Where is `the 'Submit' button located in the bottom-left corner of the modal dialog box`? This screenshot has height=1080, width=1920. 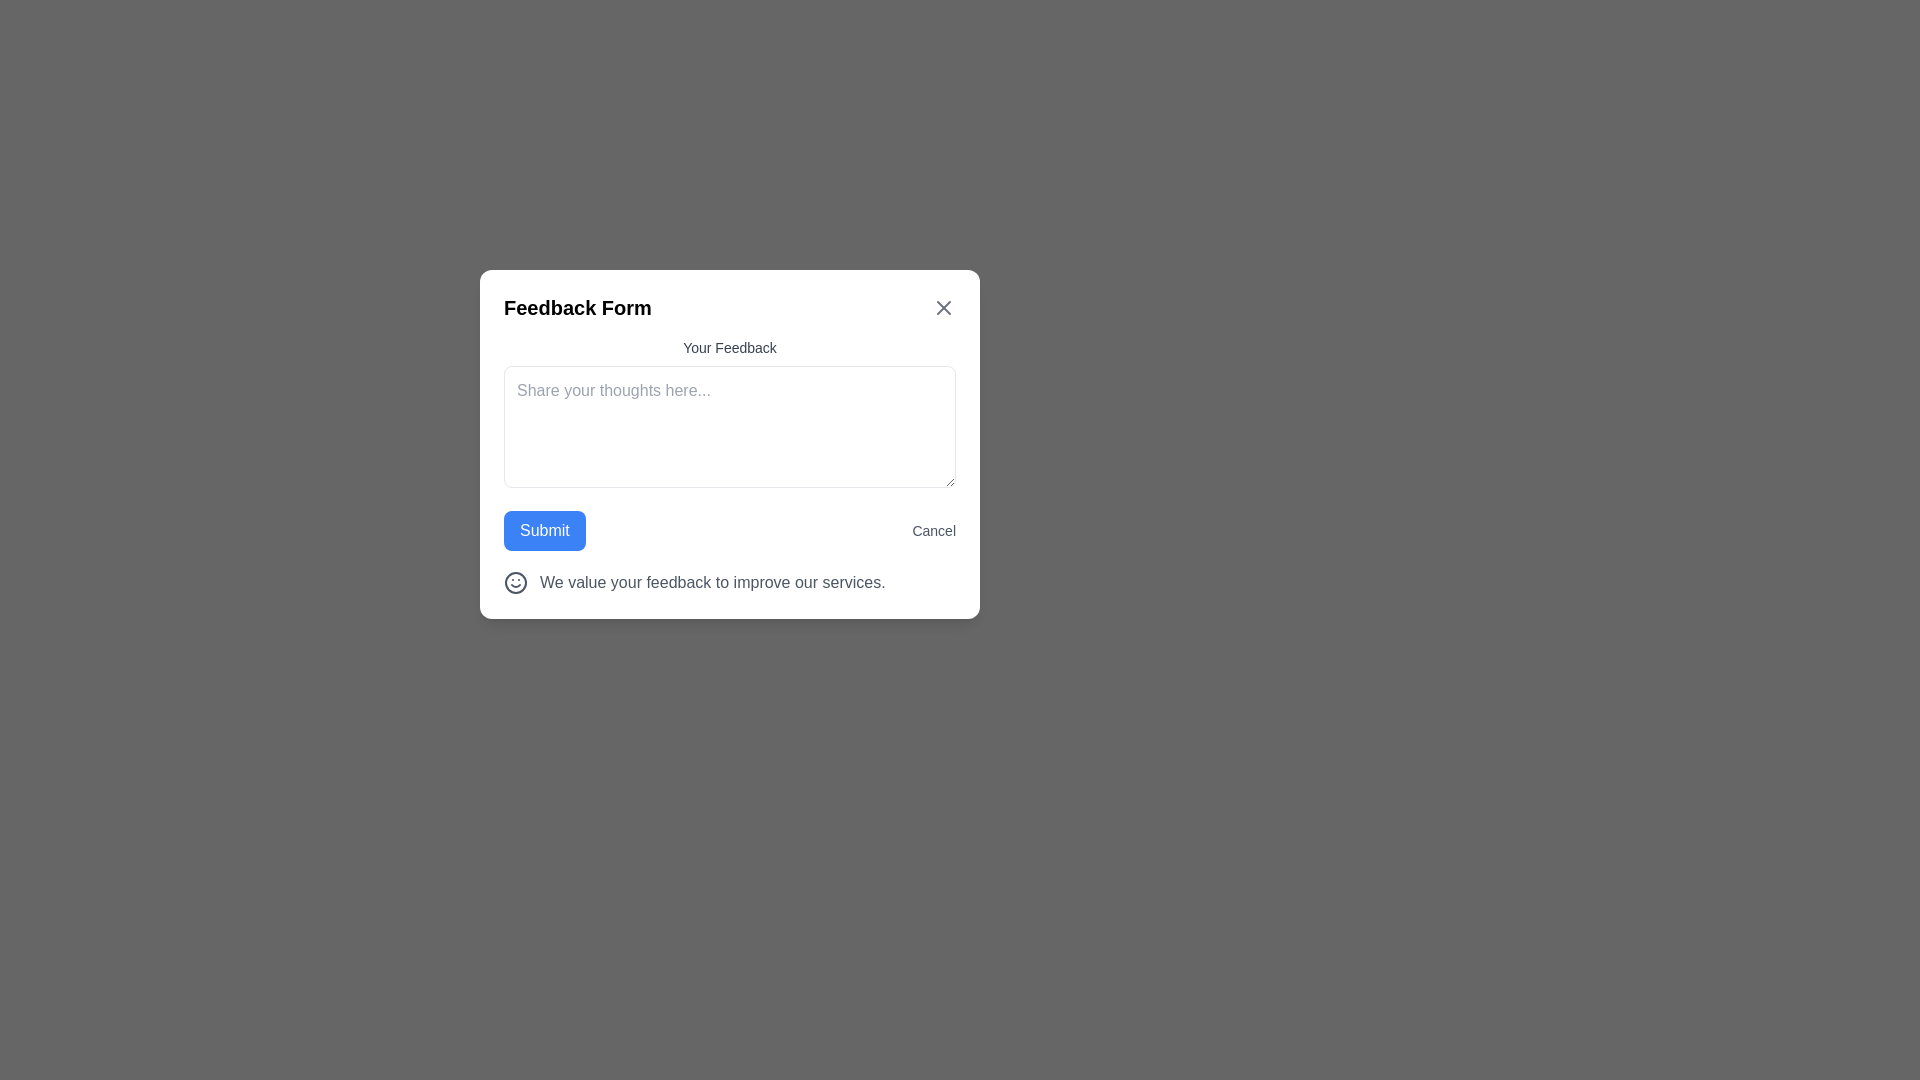
the 'Submit' button located in the bottom-left corner of the modal dialog box is located at coordinates (544, 530).